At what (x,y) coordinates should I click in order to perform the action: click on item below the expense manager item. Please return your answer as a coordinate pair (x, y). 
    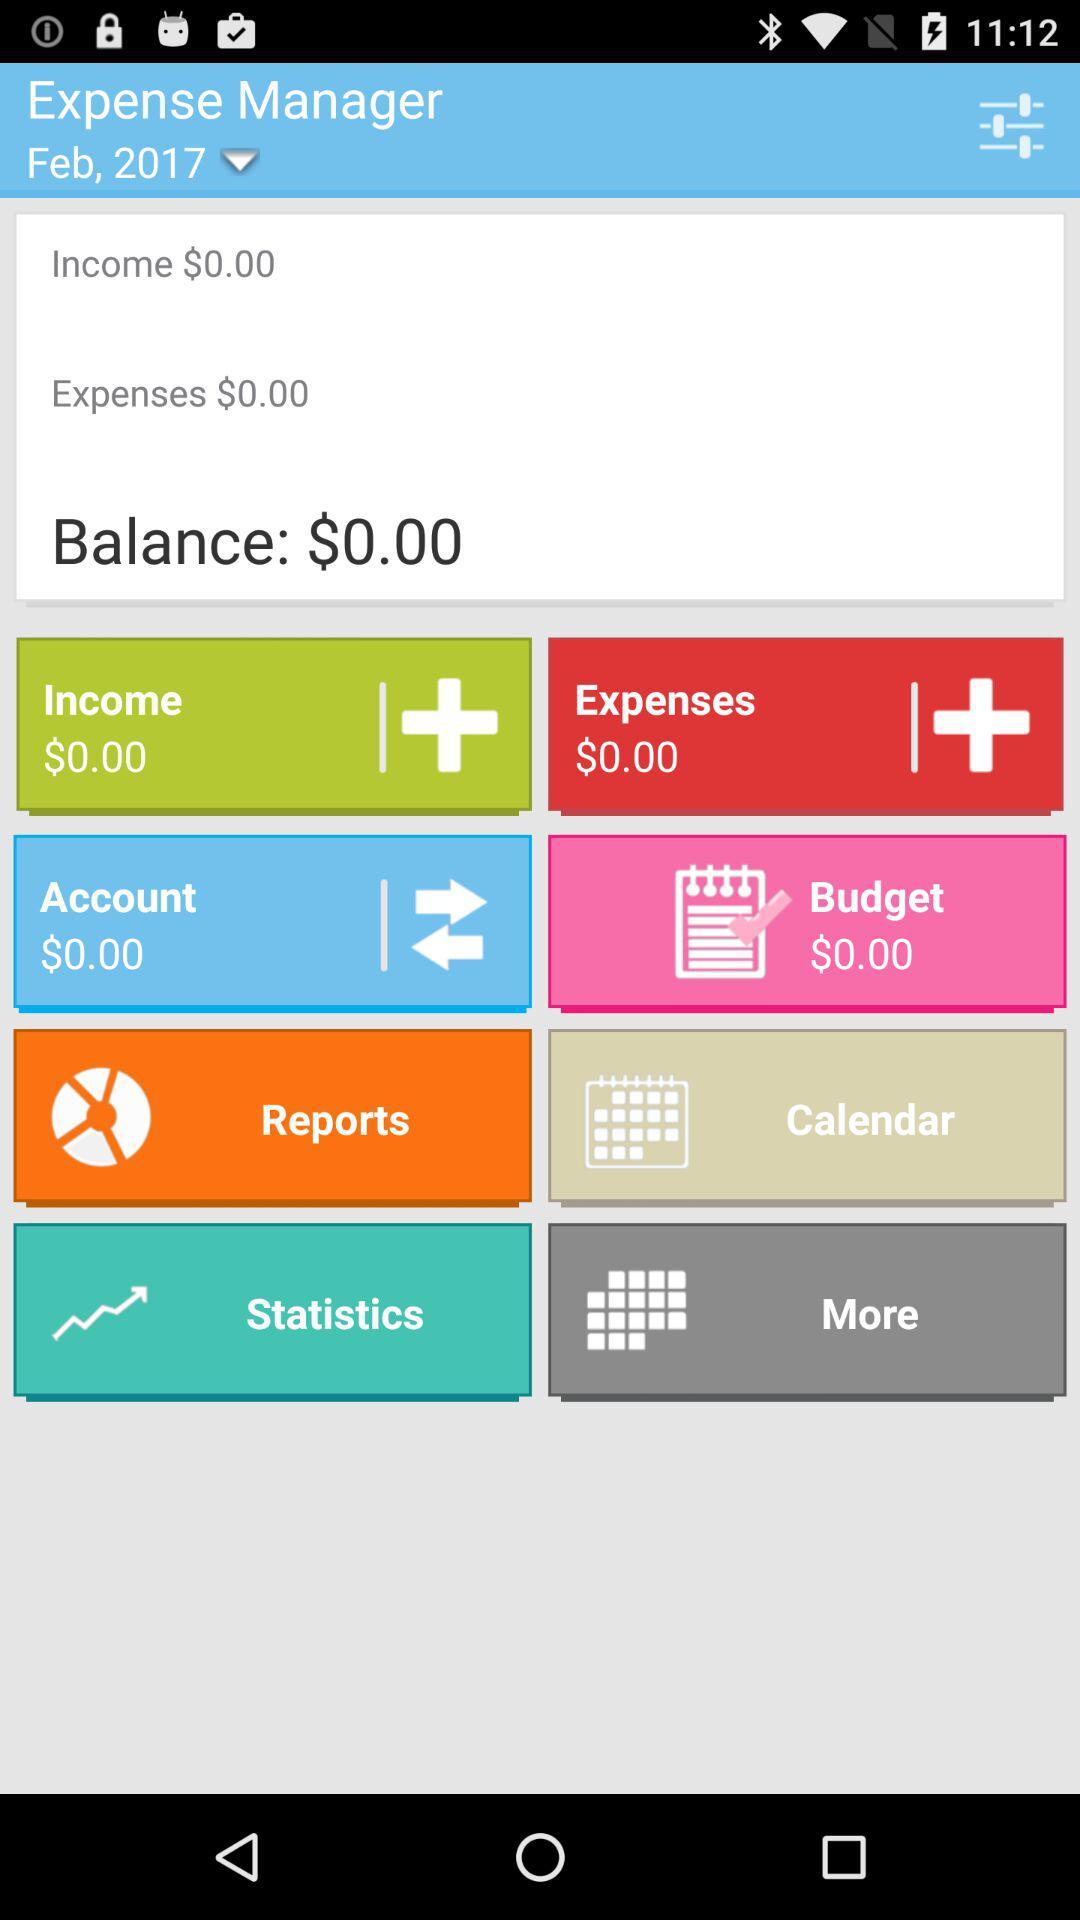
    Looking at the image, I should click on (130, 161).